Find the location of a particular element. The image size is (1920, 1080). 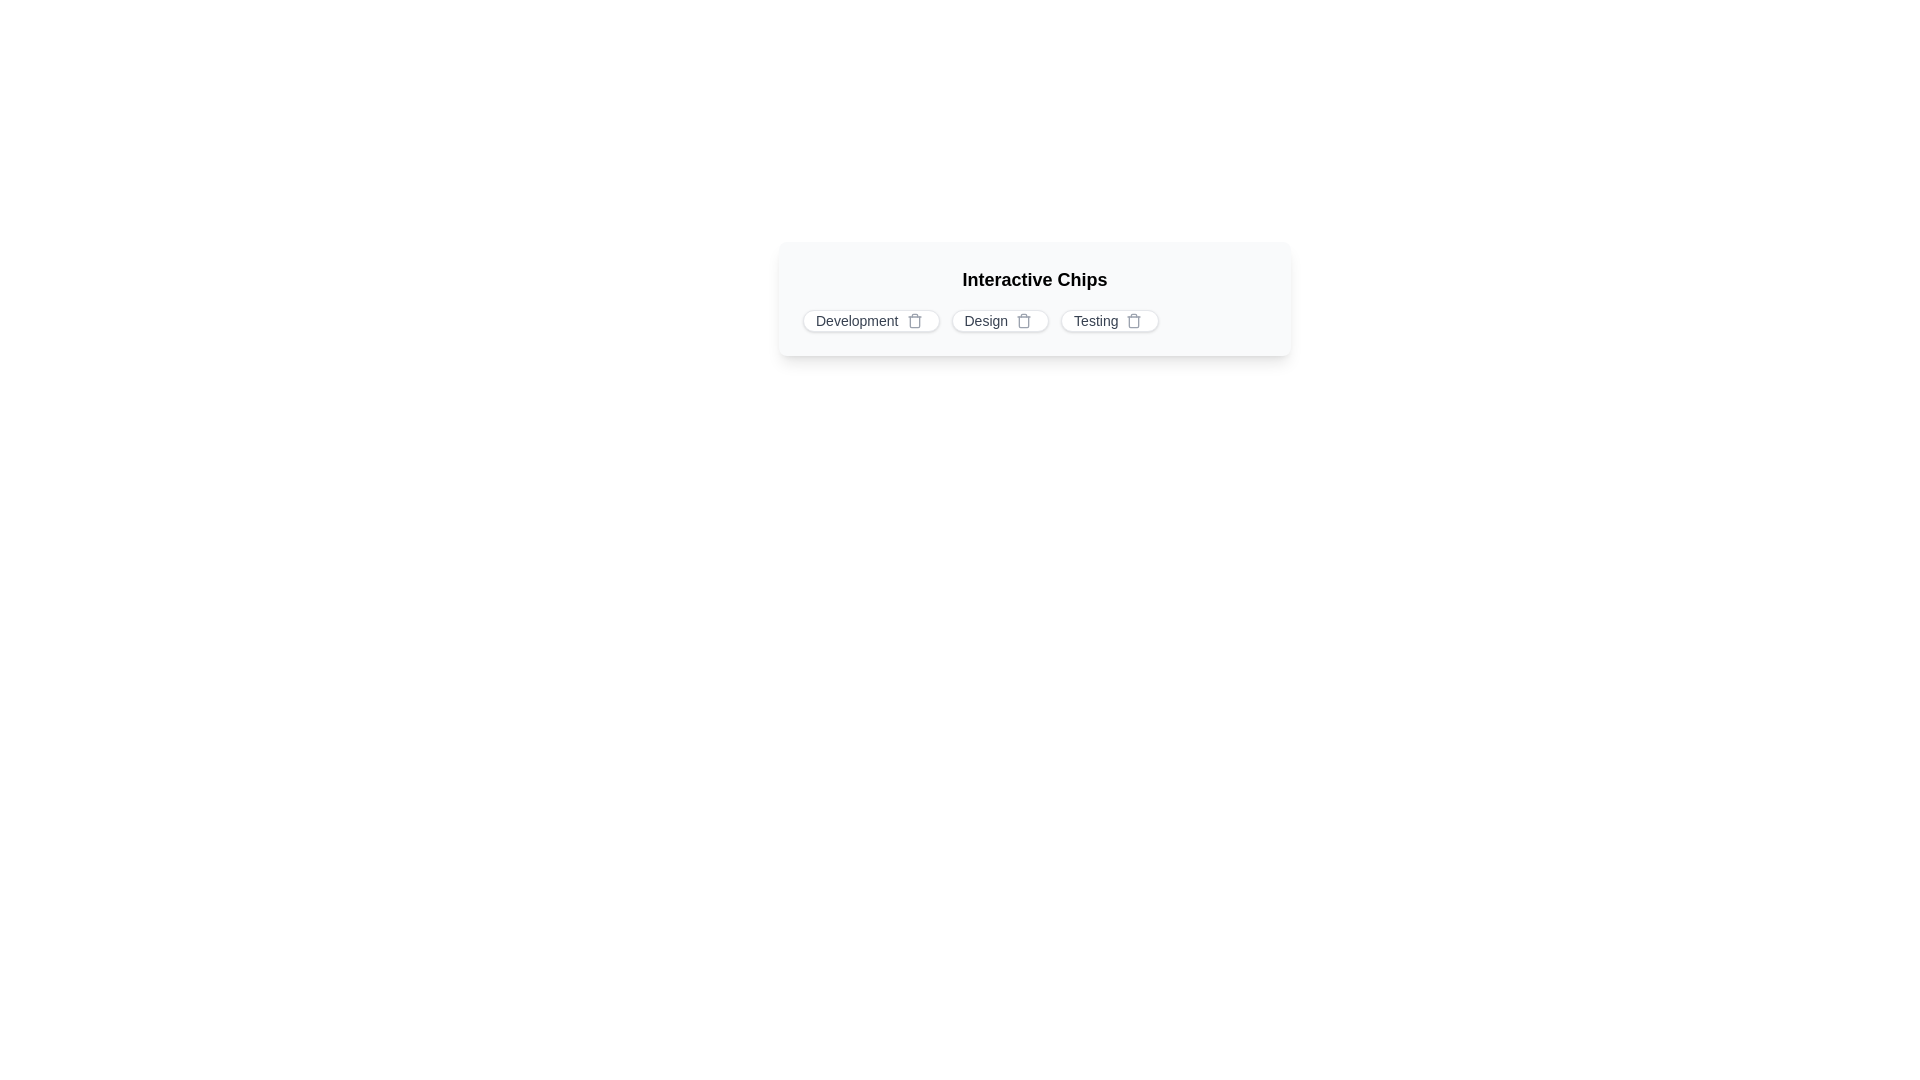

the trash icon of the chip labeled Design to remove it is located at coordinates (1024, 319).